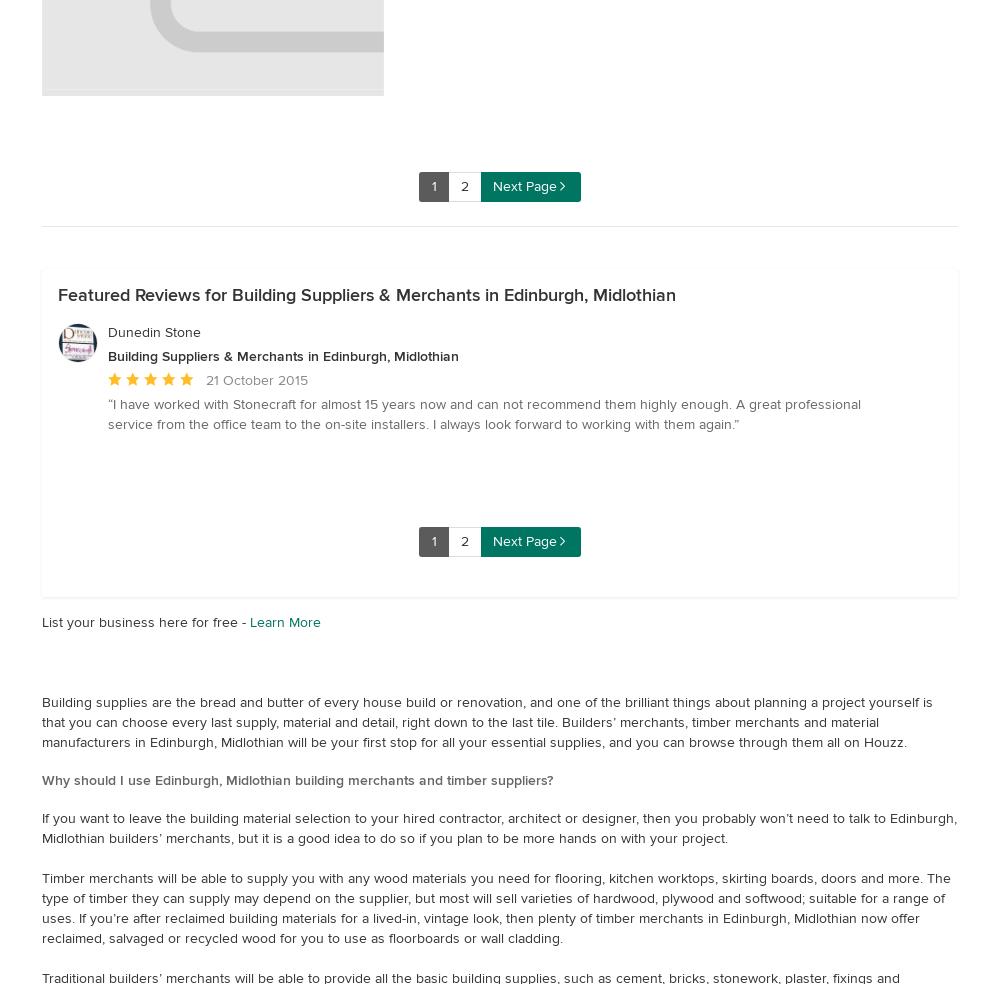 The width and height of the screenshot is (1000, 984). Describe the element at coordinates (498, 827) in the screenshot. I see `'If you want to leave the building material selection to your hired contractor, architect or designer, then you probably won’t need to talk to Edinburgh, Midlothian builders’ merchants, but it is a good idea to do so if you plan to be more hands on with your project.'` at that location.